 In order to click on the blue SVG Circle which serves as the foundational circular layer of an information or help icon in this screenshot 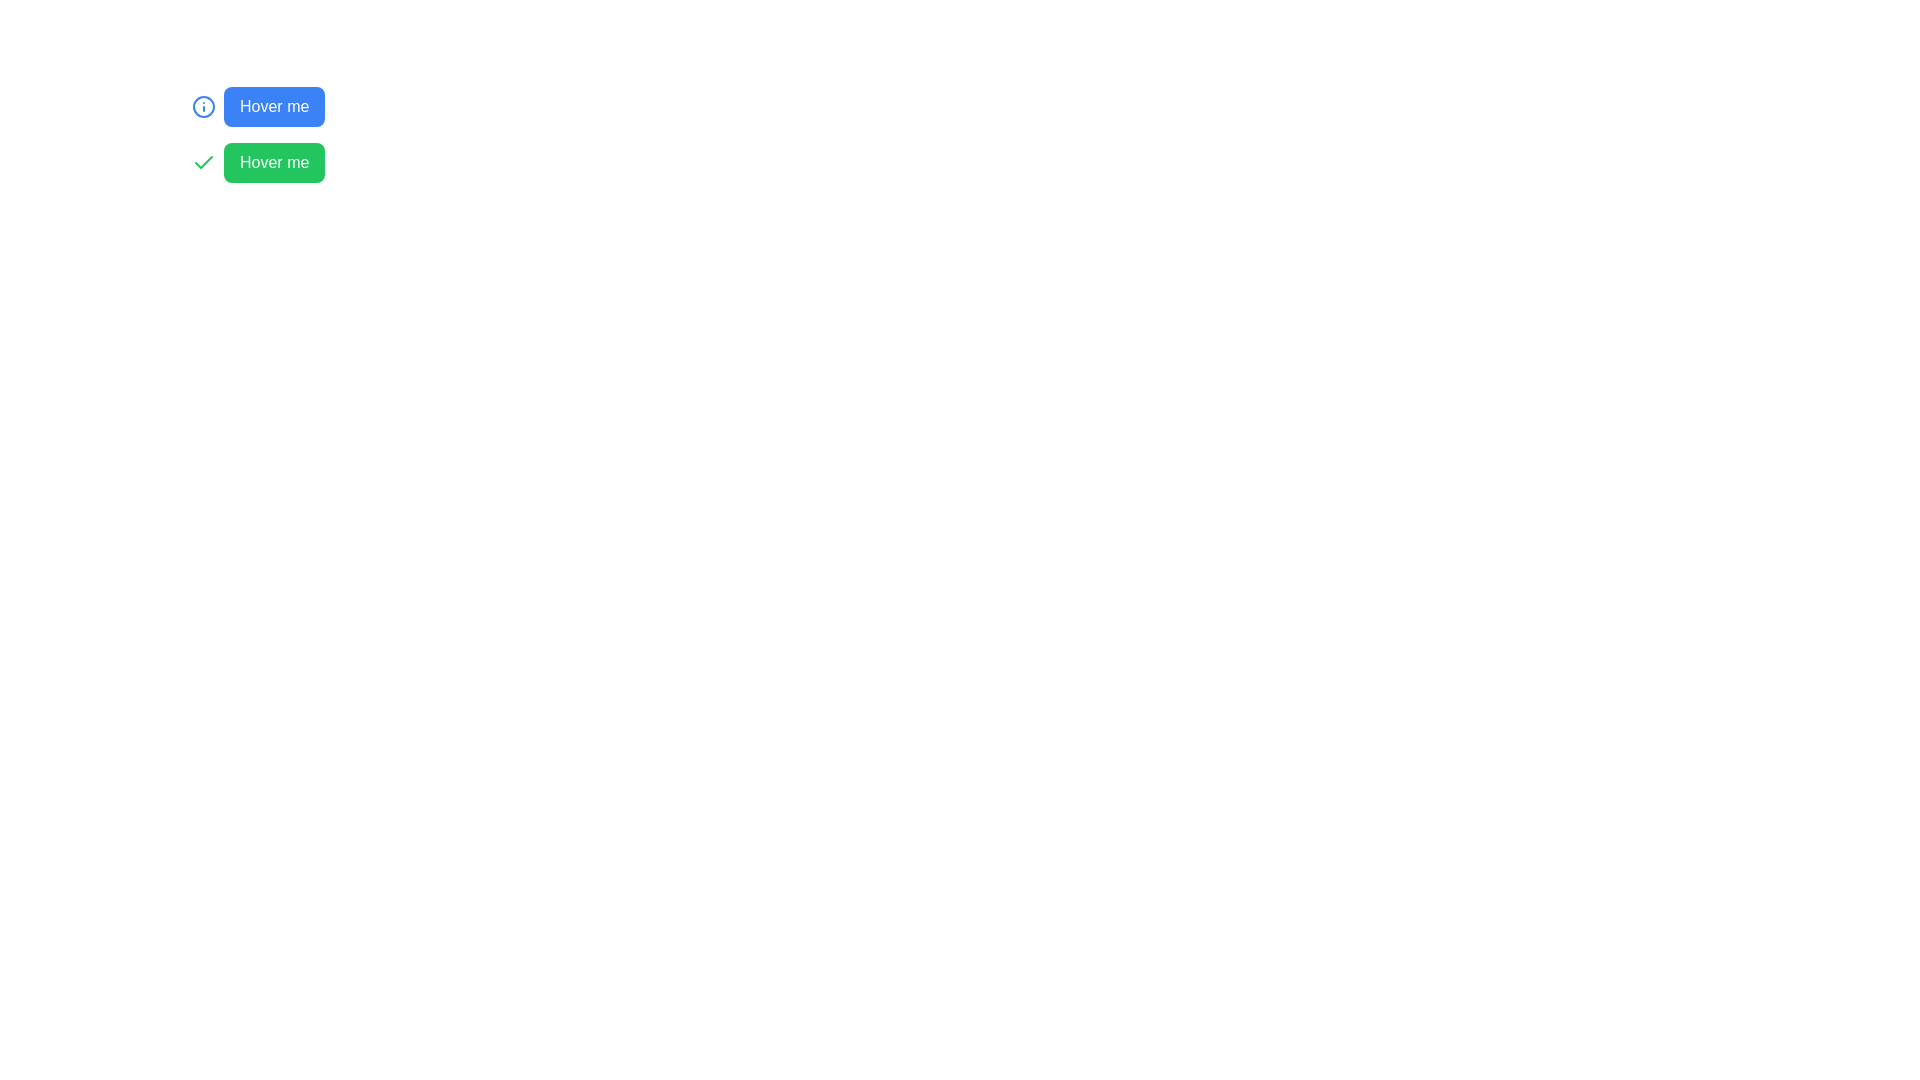, I will do `click(203, 107)`.